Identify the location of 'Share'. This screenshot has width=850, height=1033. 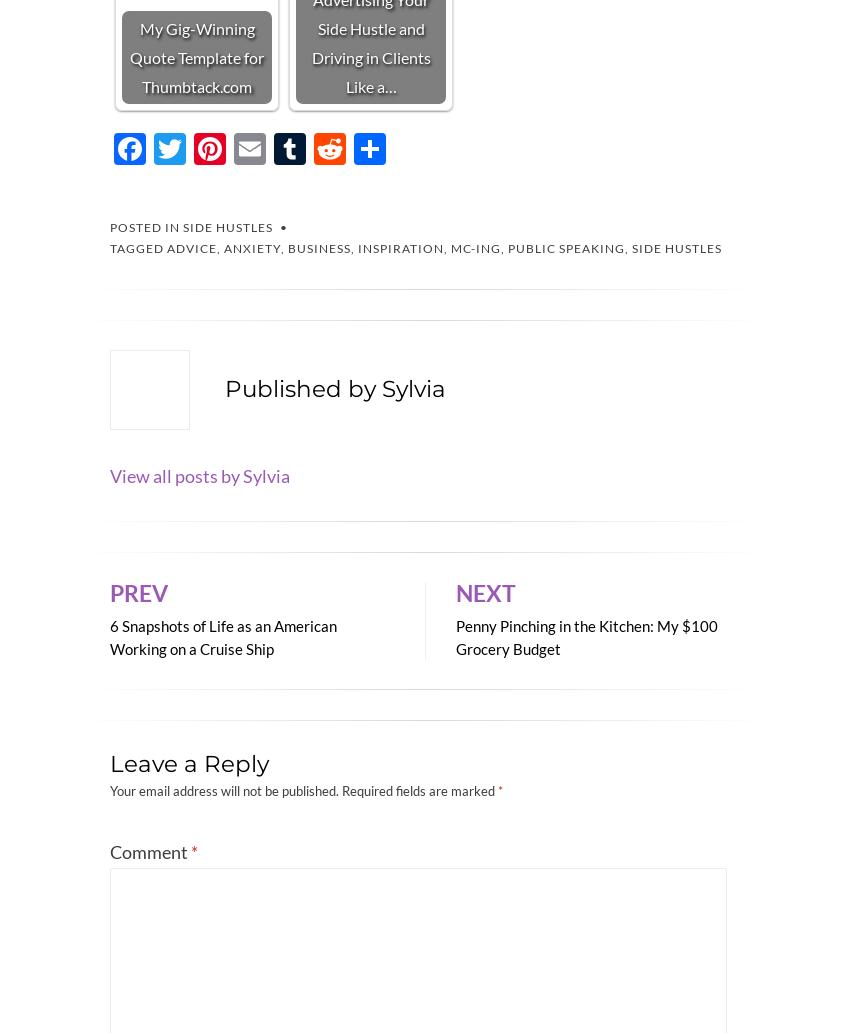
(400, 194).